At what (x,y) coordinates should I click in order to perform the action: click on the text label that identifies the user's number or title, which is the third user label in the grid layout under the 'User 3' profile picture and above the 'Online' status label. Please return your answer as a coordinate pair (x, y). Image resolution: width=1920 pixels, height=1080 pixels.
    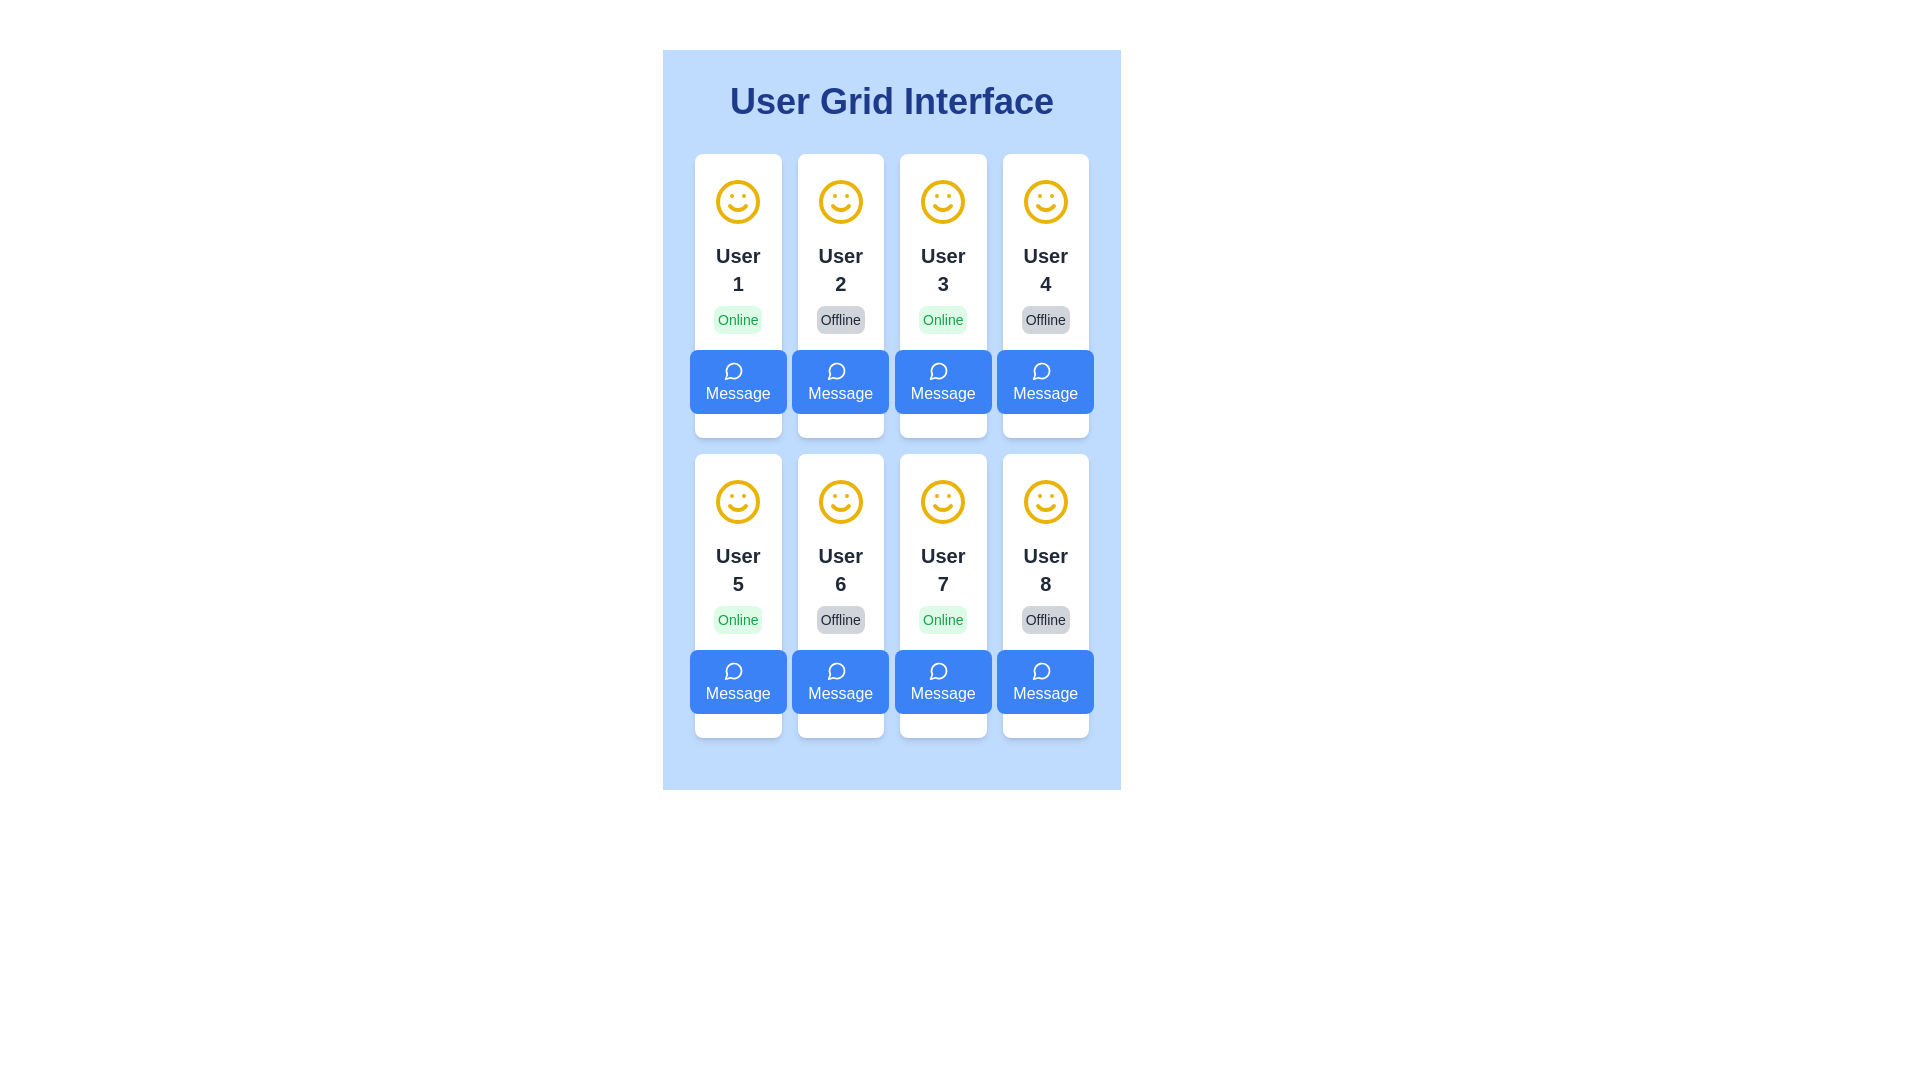
    Looking at the image, I should click on (942, 270).